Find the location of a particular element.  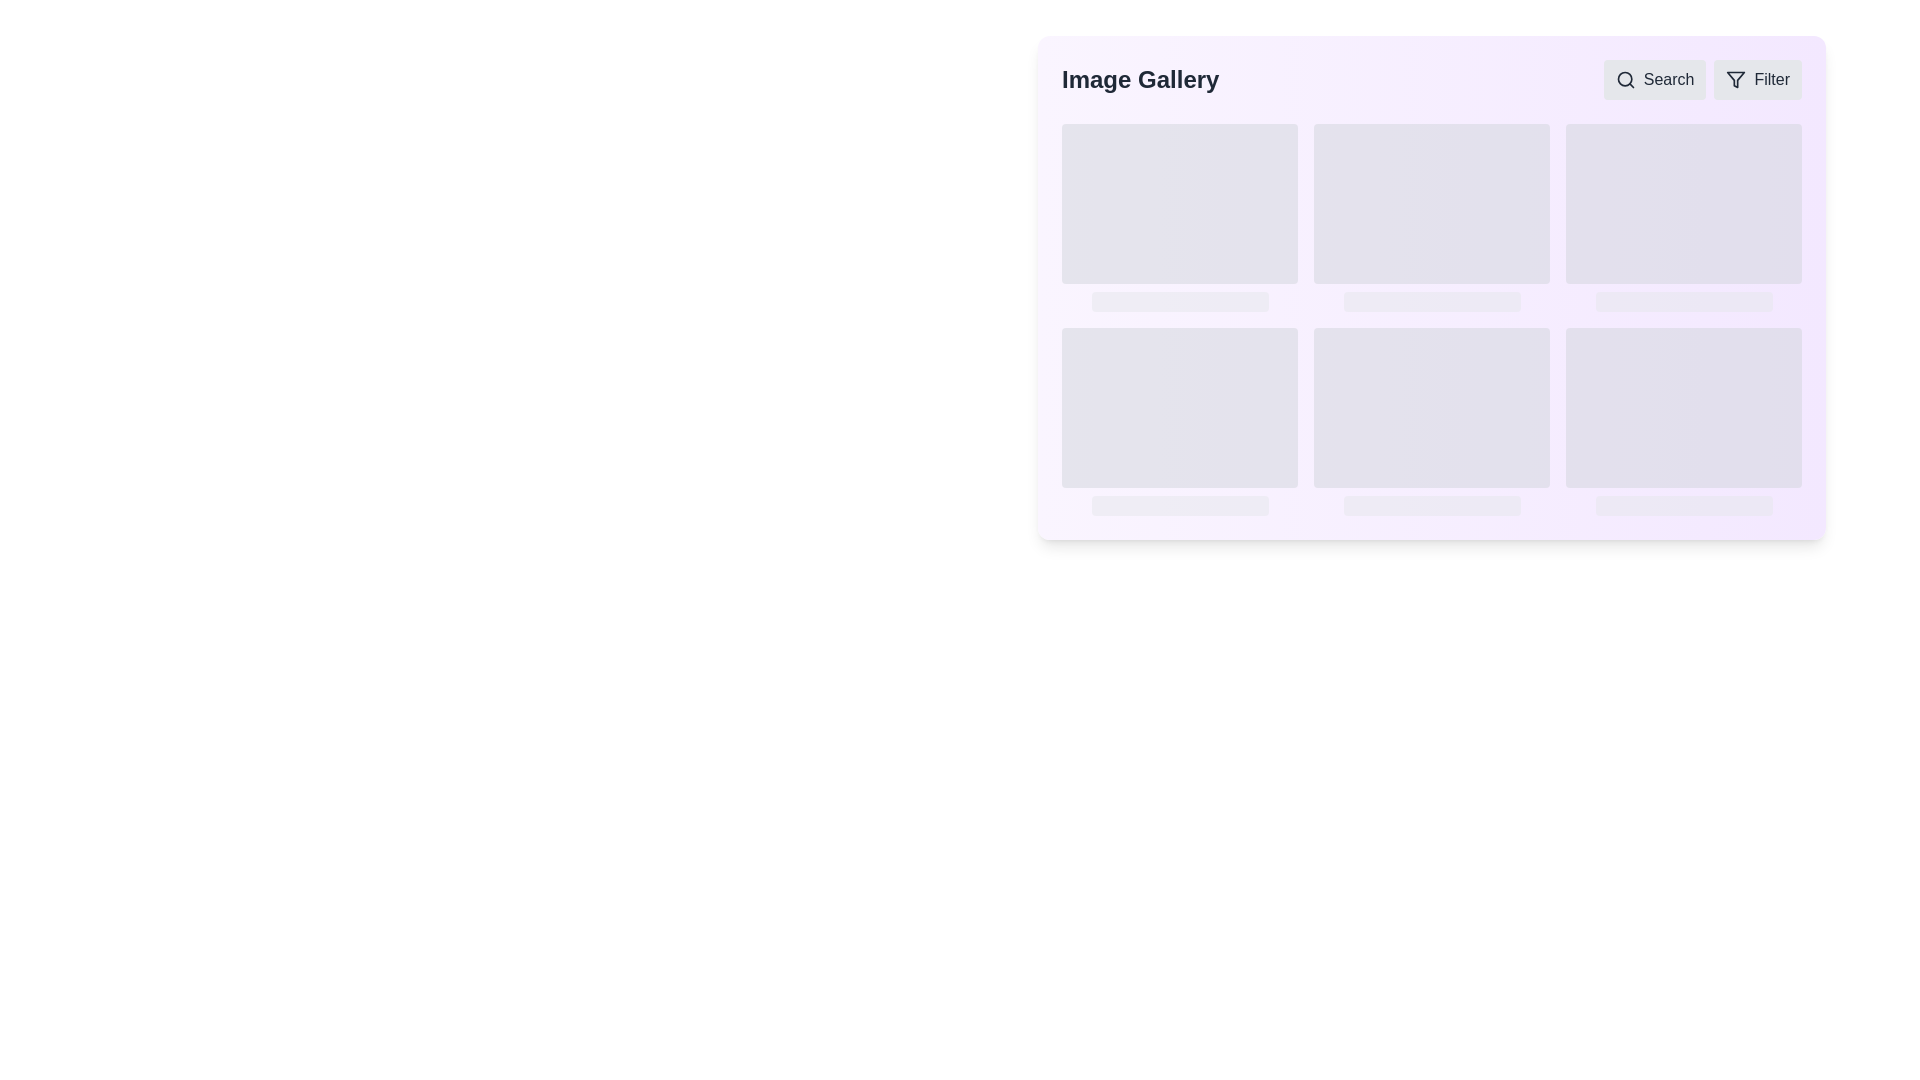

the 'Filter' button which contains the filter icon on its left side, located in the top-right corner of the interface is located at coordinates (1735, 79).